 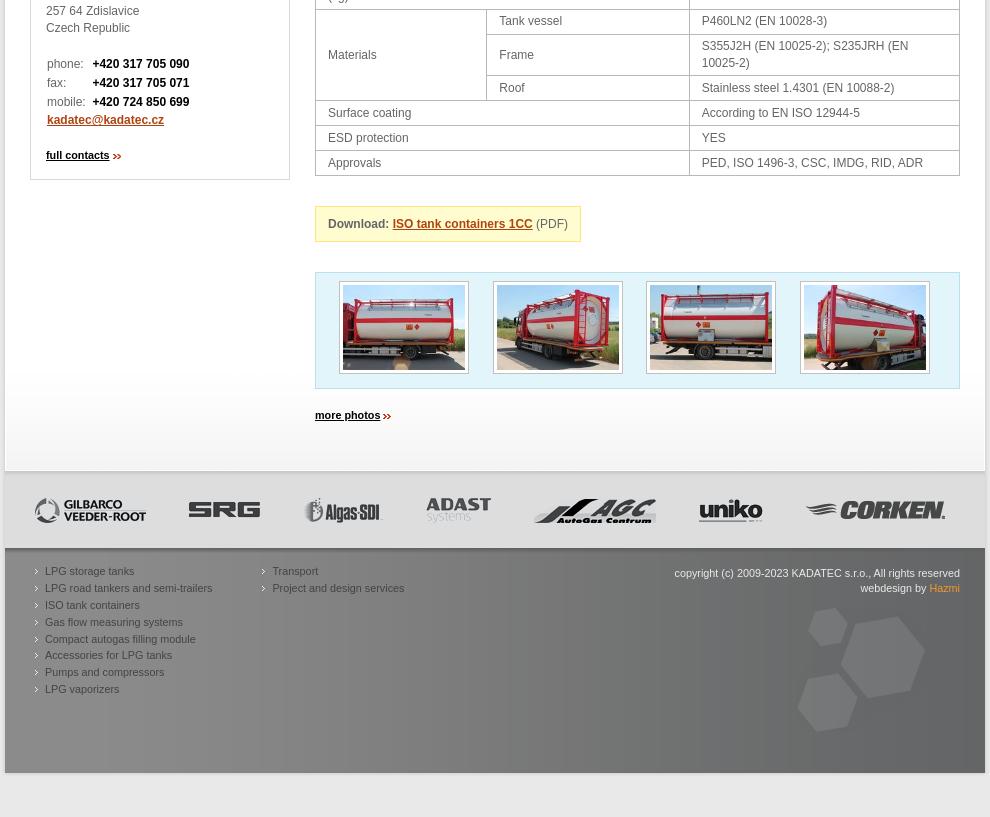 I want to click on '+420 317 705 090', so click(x=139, y=62).